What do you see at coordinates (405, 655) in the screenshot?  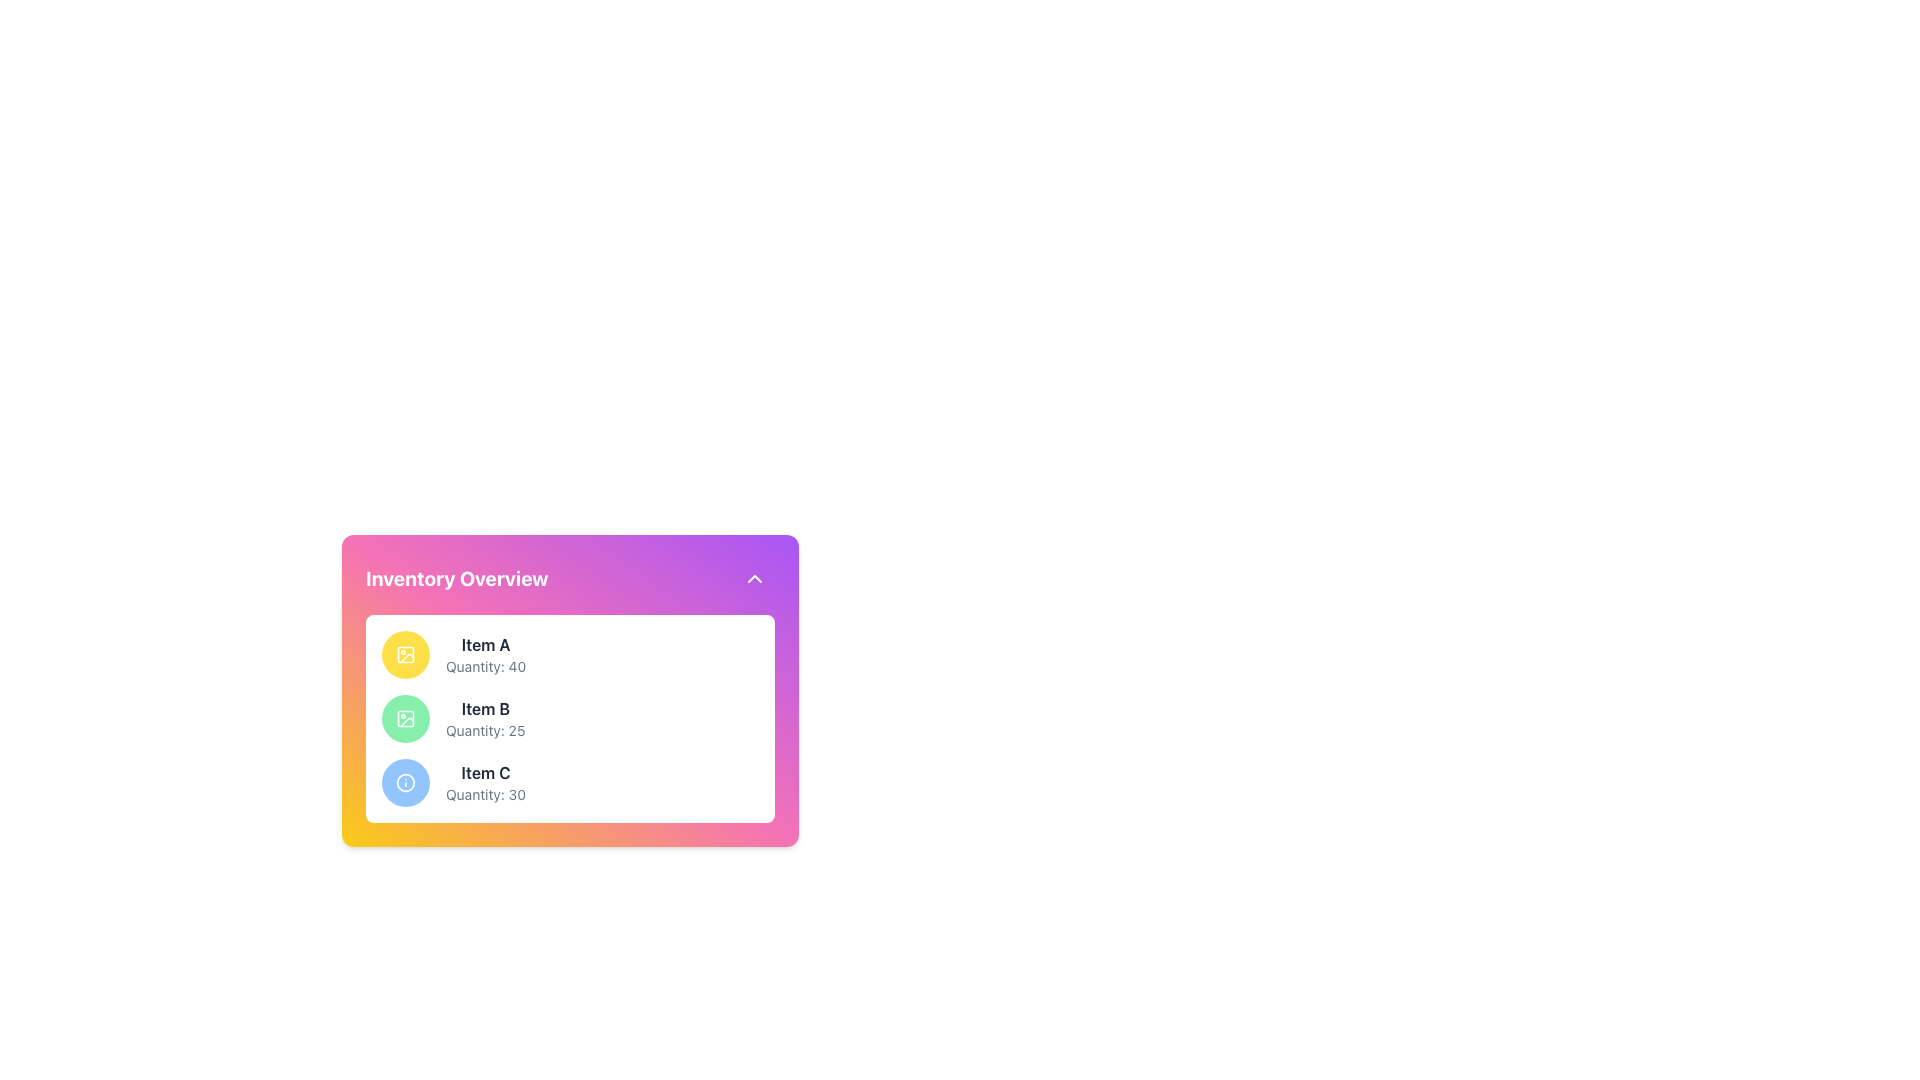 I see `the yellow square with rounded corners that is part of the colored circle icon to the left of the list item labeled 'Item A' in the Inventory Overview panel` at bounding box center [405, 655].